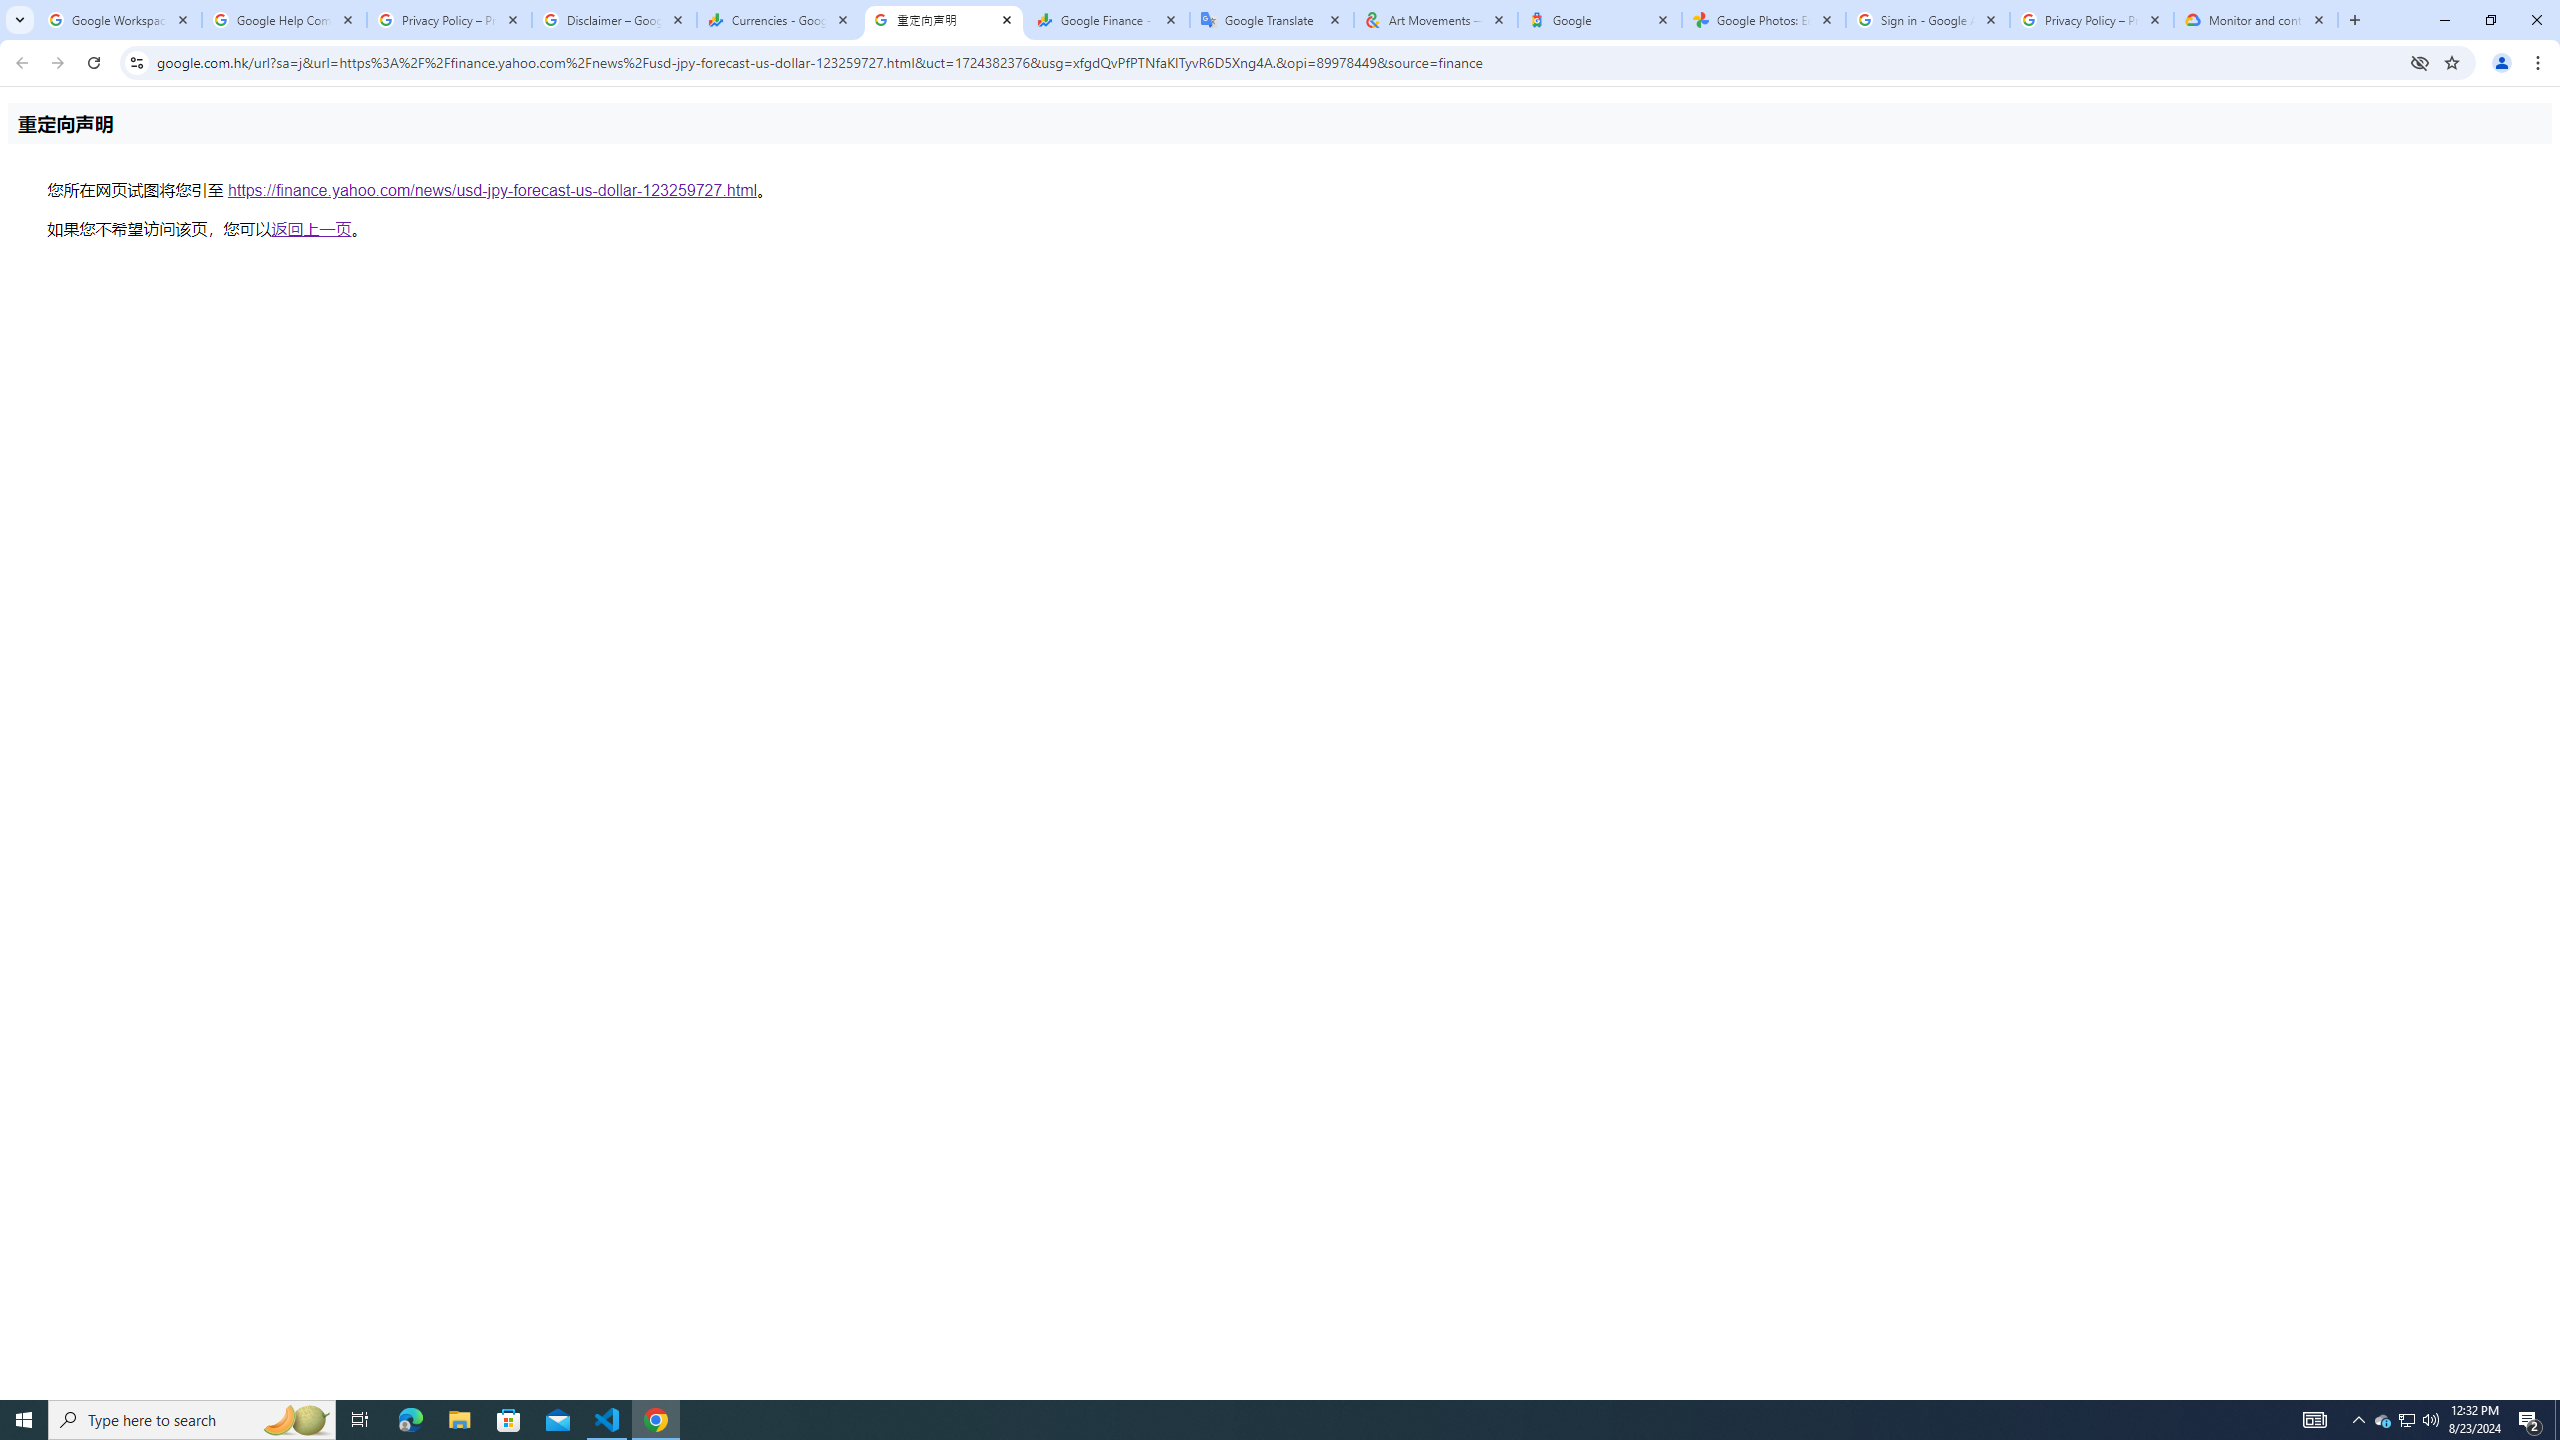  What do you see at coordinates (778, 19) in the screenshot?
I see `'Currencies - Google Finance'` at bounding box center [778, 19].